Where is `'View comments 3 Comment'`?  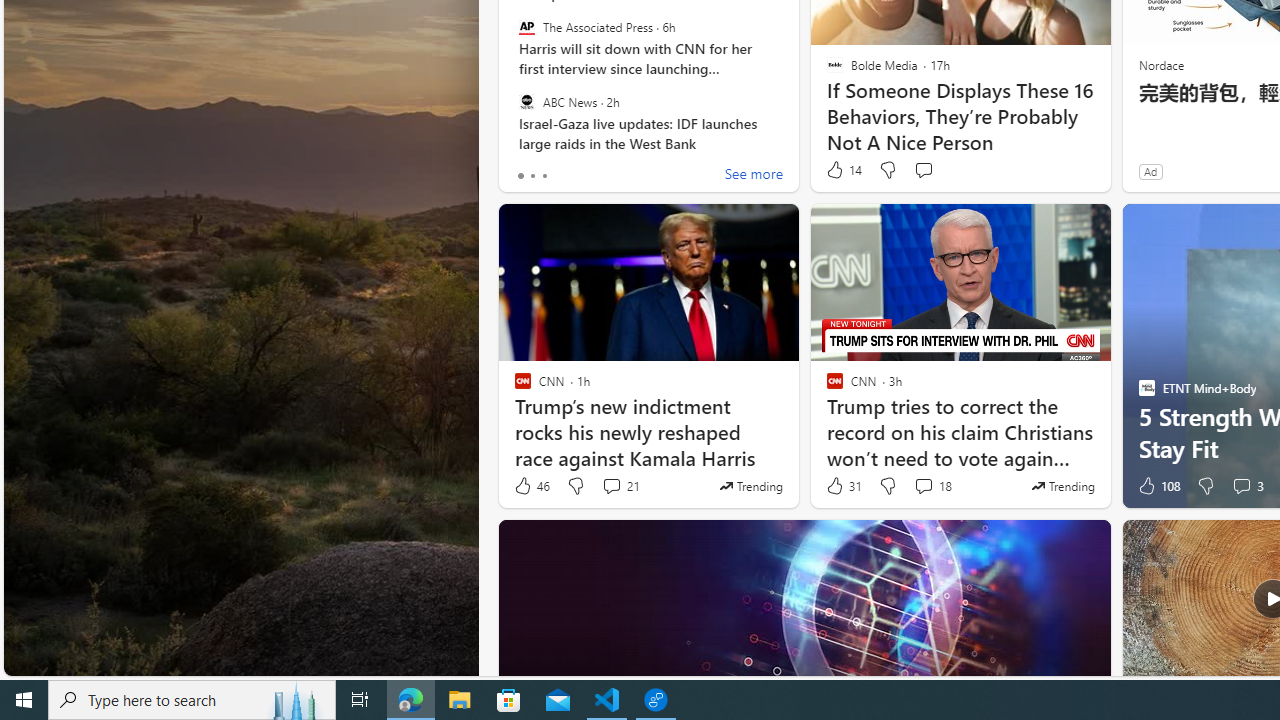 'View comments 3 Comment' is located at coordinates (1246, 486).